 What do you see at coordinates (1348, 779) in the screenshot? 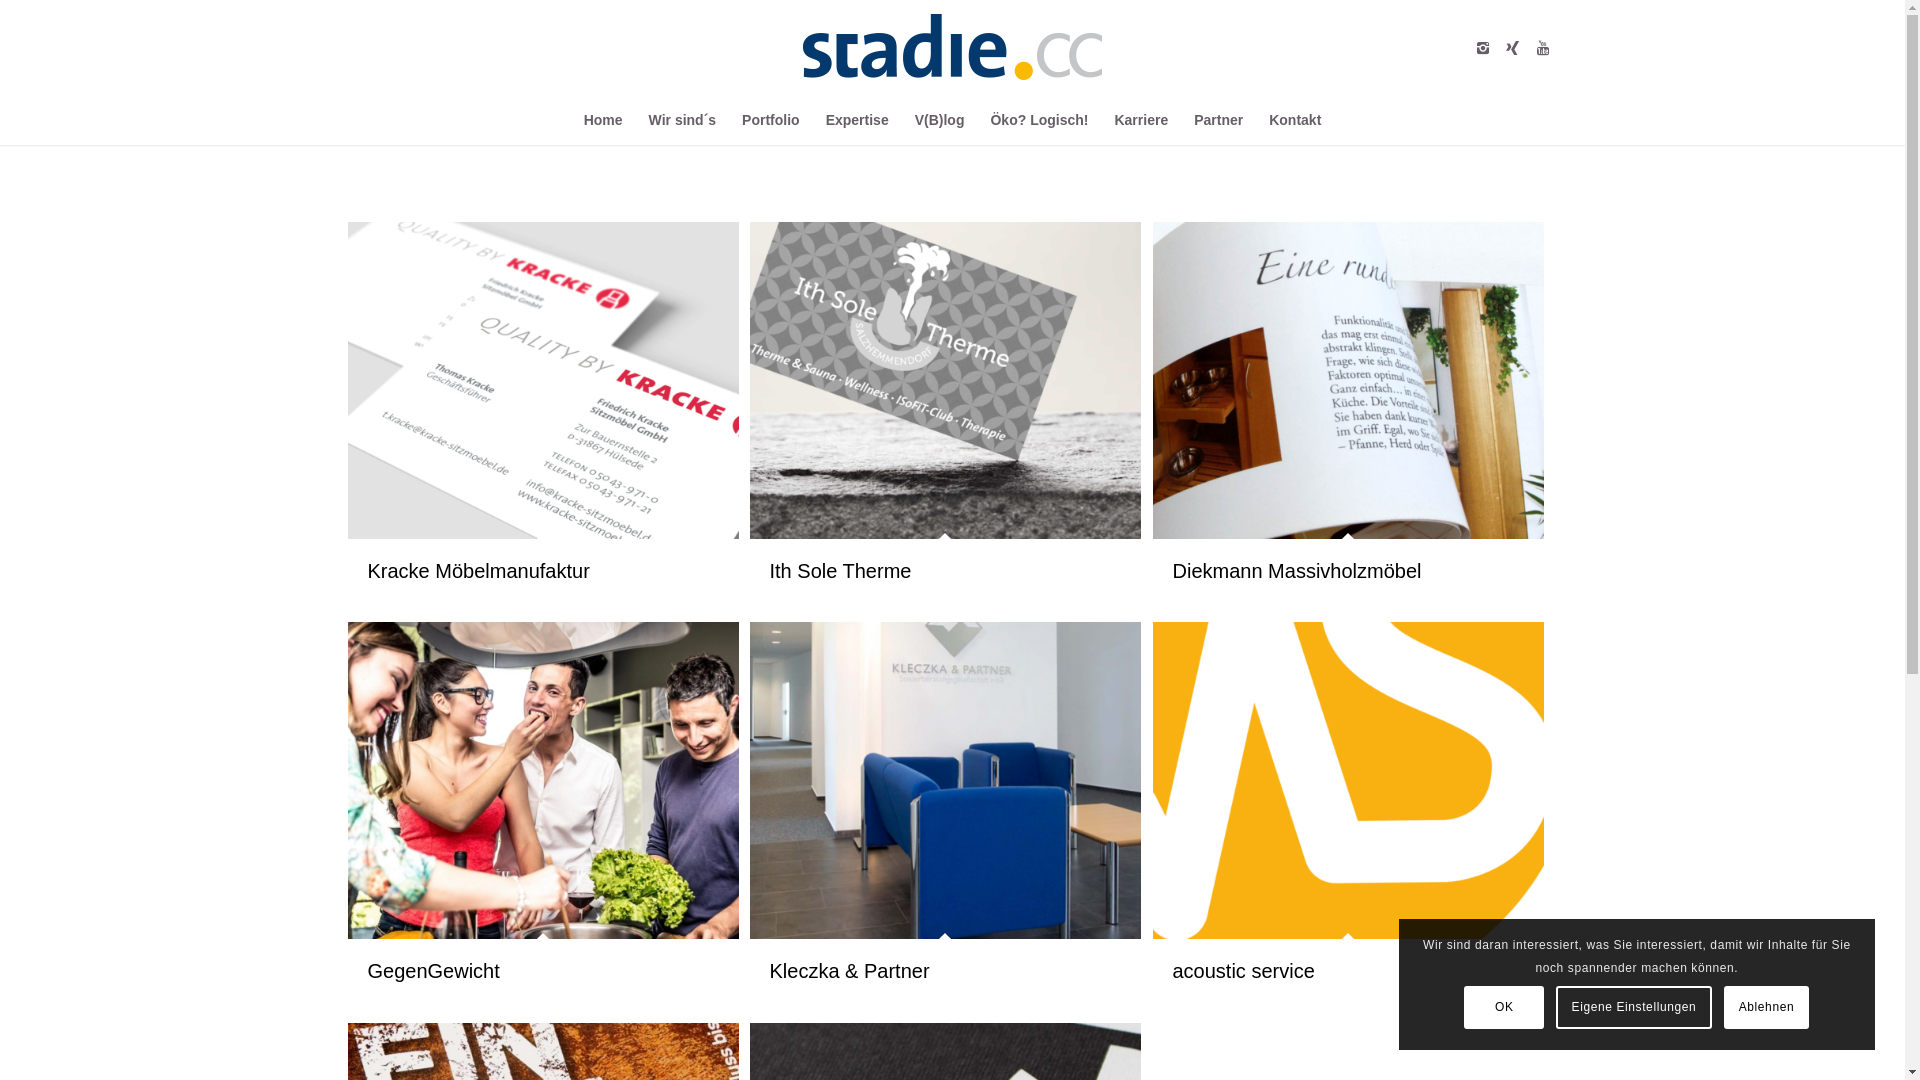
I see `'acoustic service'` at bounding box center [1348, 779].